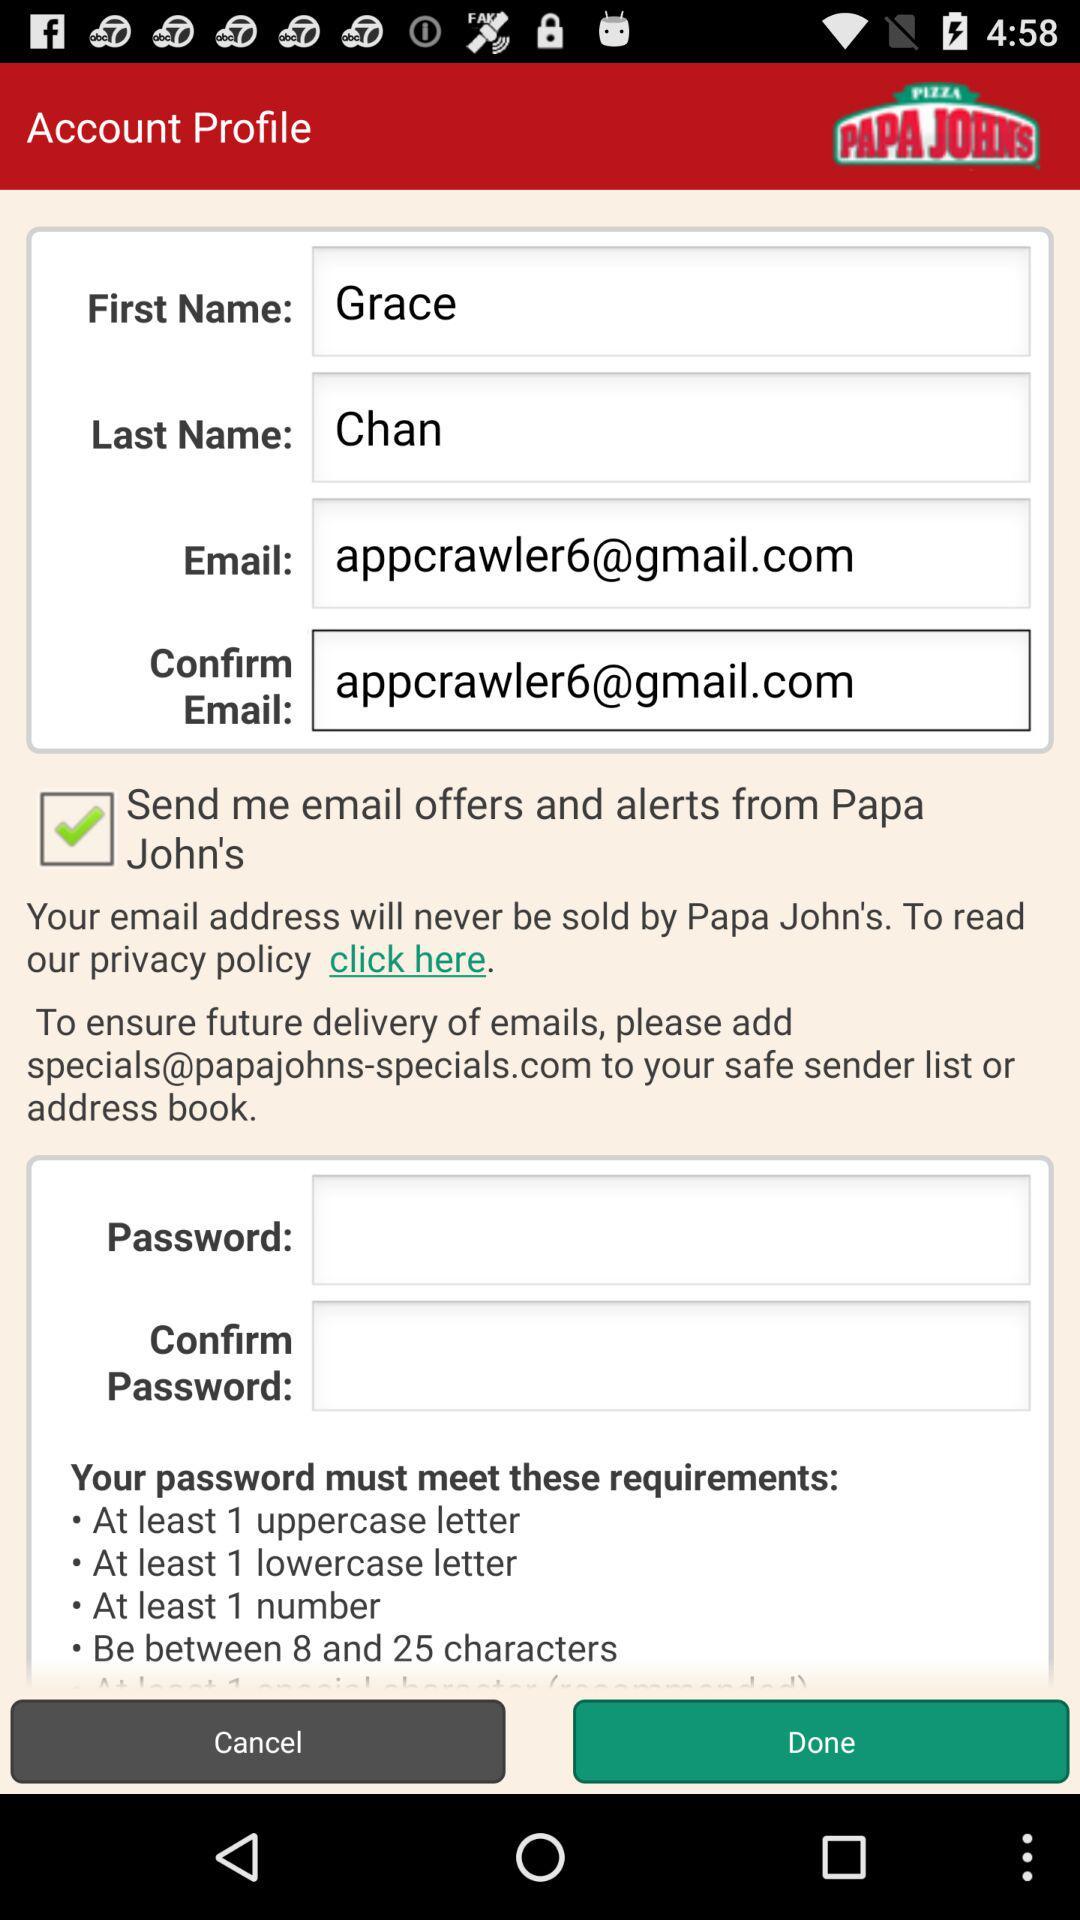  What do you see at coordinates (671, 306) in the screenshot?
I see `the grace` at bounding box center [671, 306].